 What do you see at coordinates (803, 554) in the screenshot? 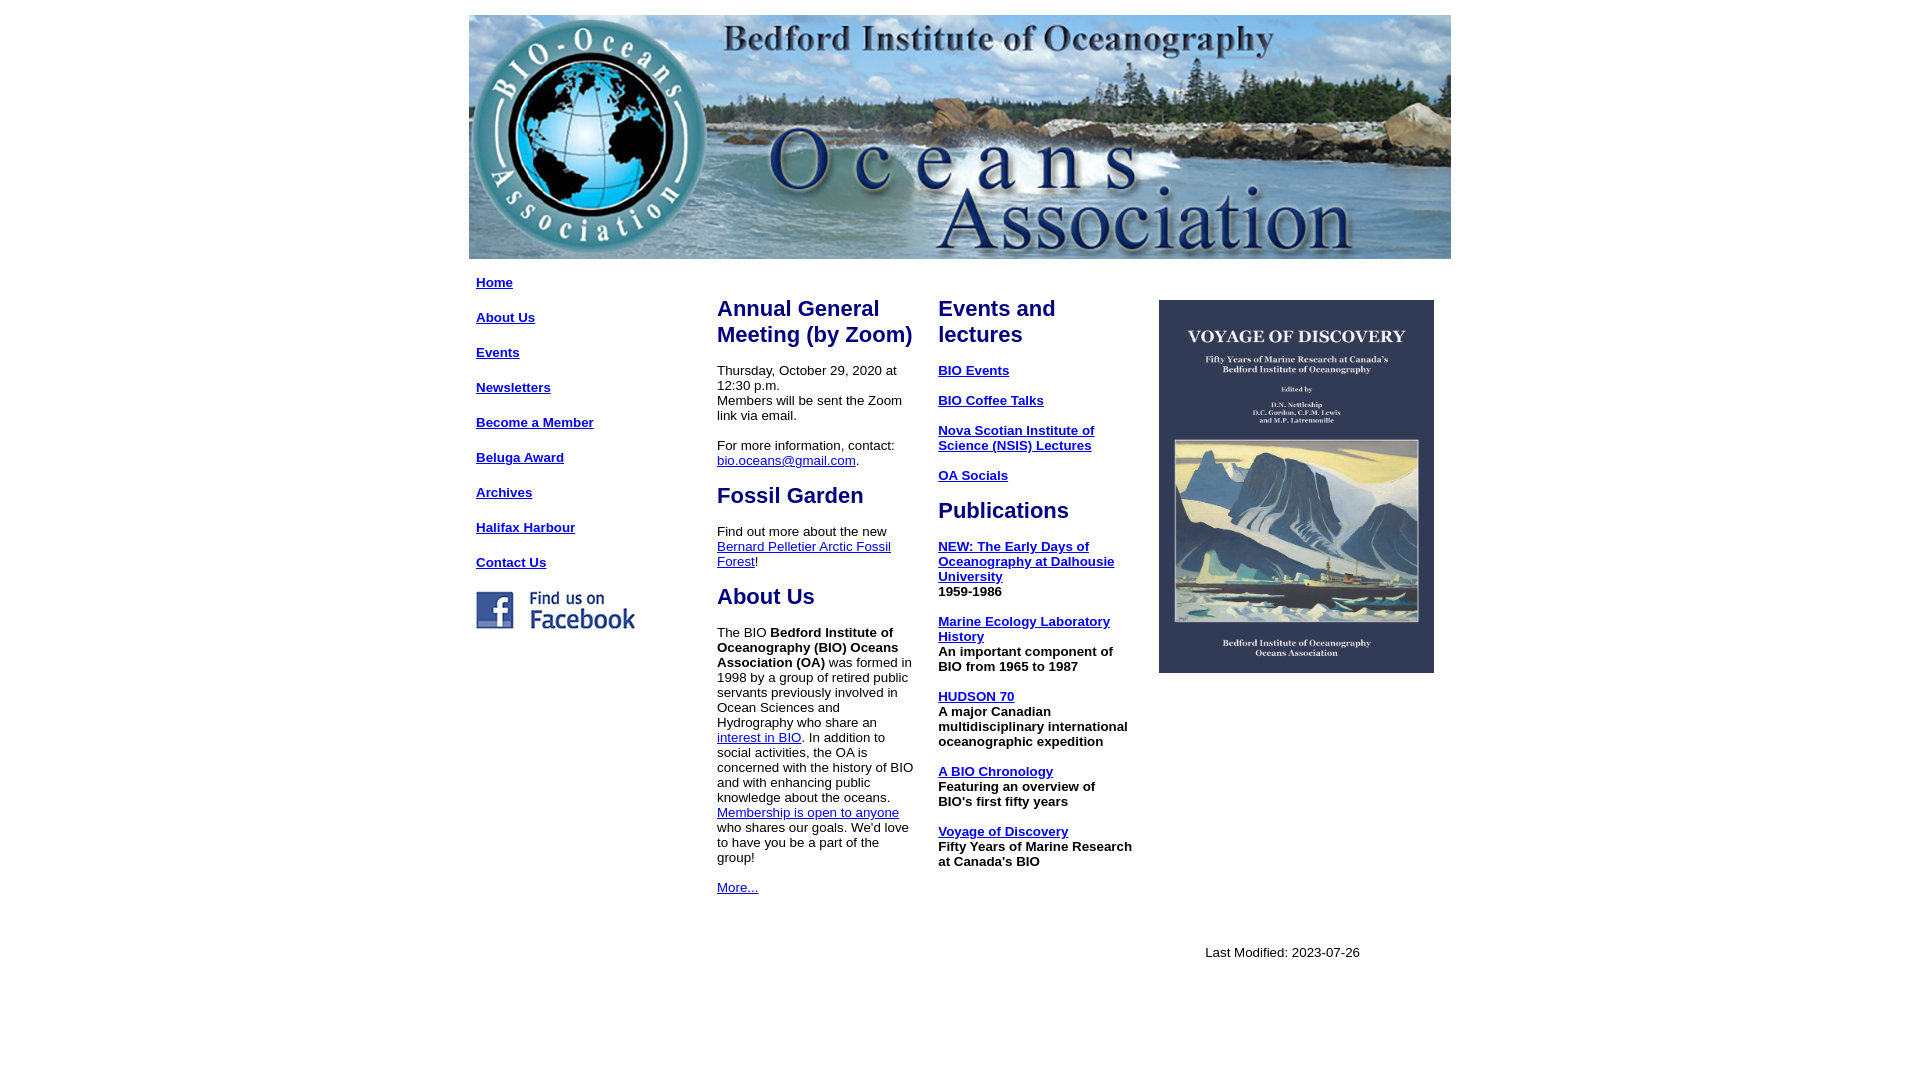
I see `'Bernard Pelletier Arctic Fossil Forest'` at bounding box center [803, 554].